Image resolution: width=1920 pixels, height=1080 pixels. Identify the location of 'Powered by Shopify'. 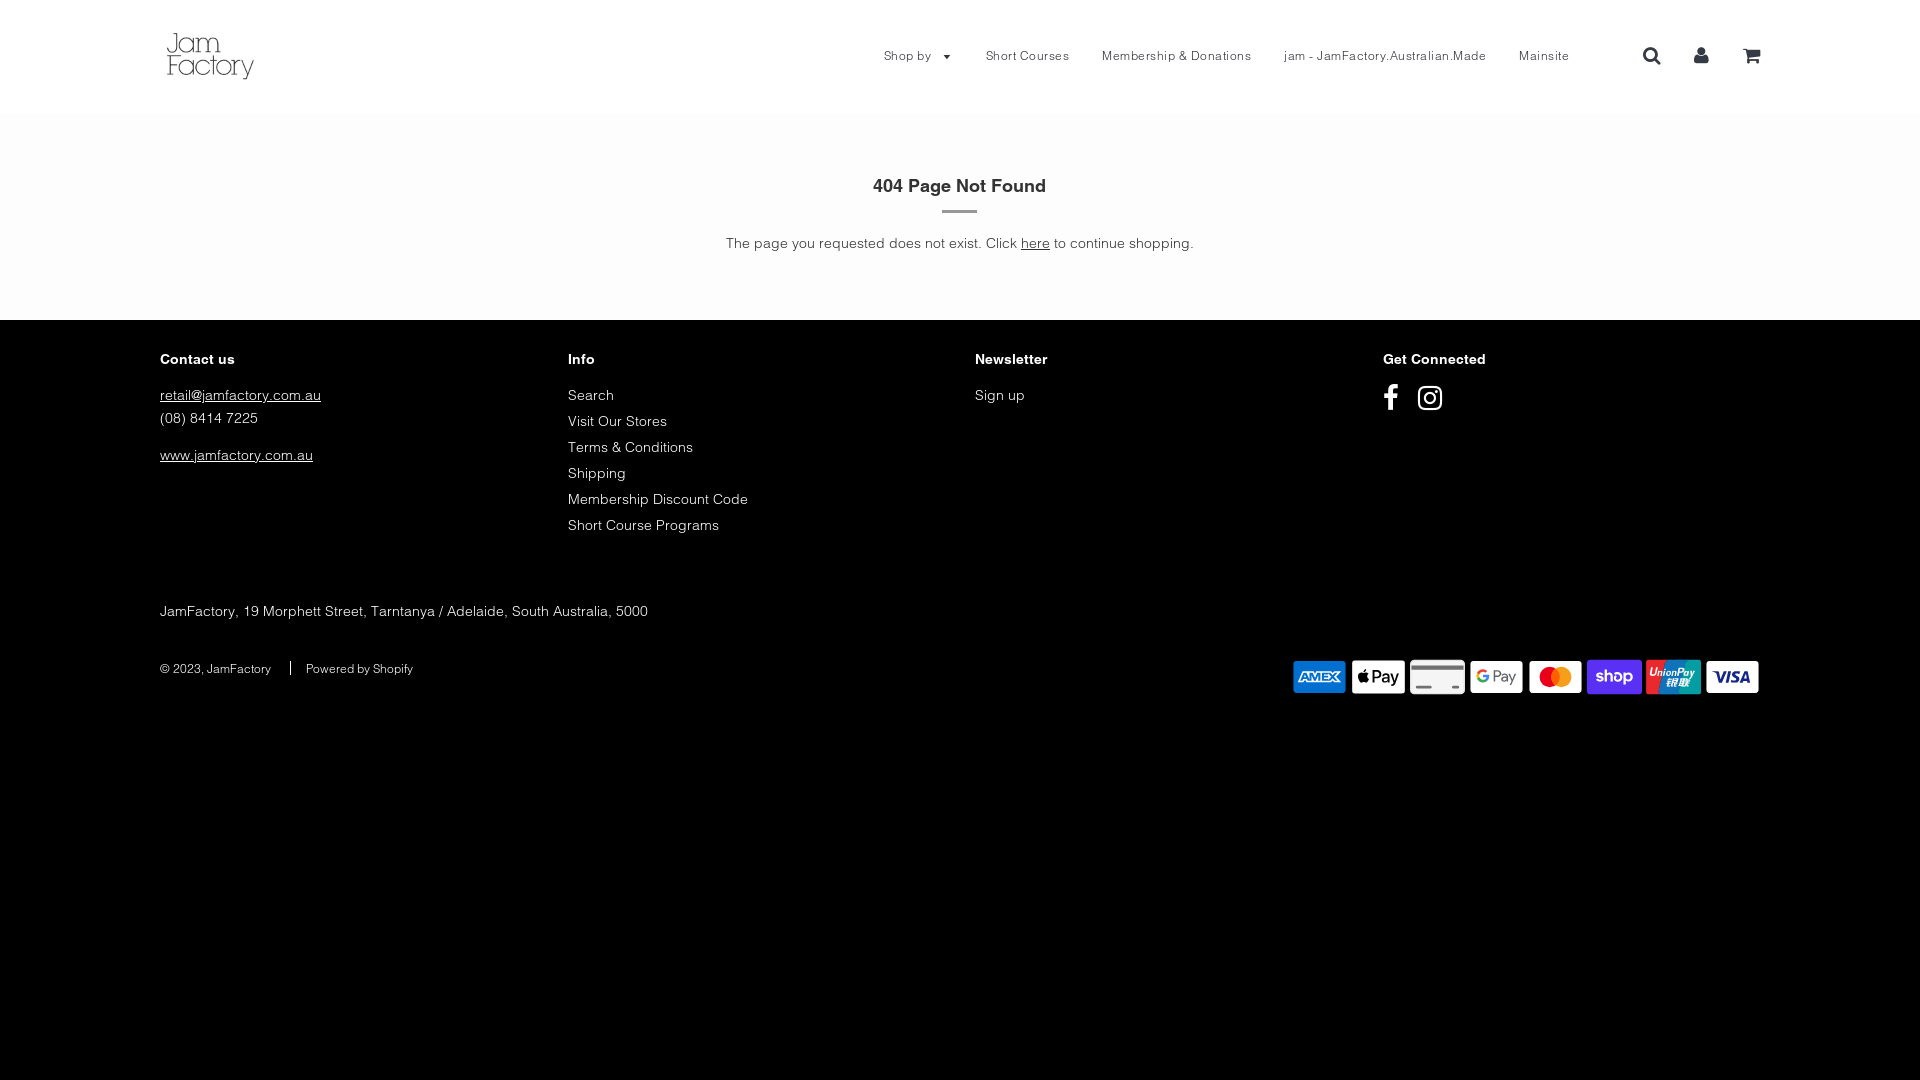
(305, 668).